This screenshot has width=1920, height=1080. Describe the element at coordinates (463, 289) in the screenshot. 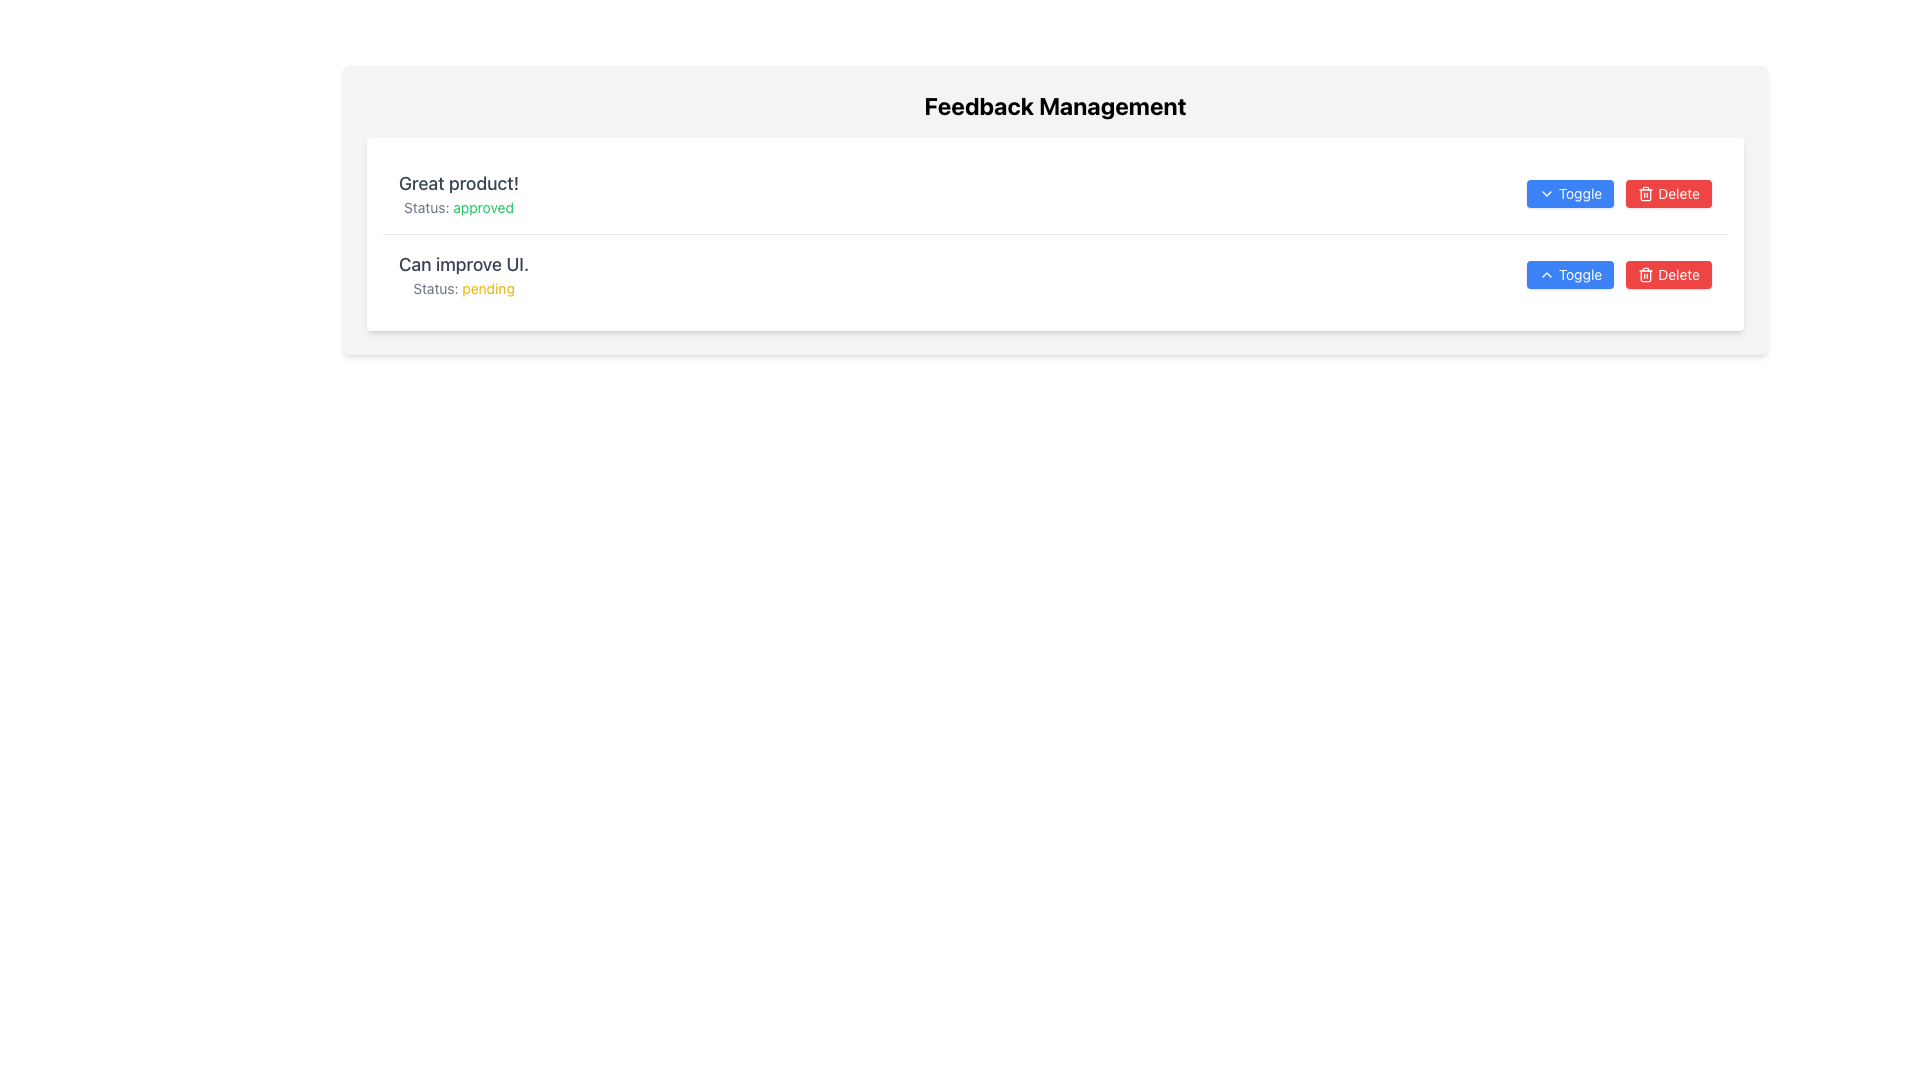

I see `status information displayed in the text label showing 'Status: pending', which is styled with 'Status:' in gray and 'pending' in yellow, located below 'Can improve UI.' within a feedback entry card` at that location.